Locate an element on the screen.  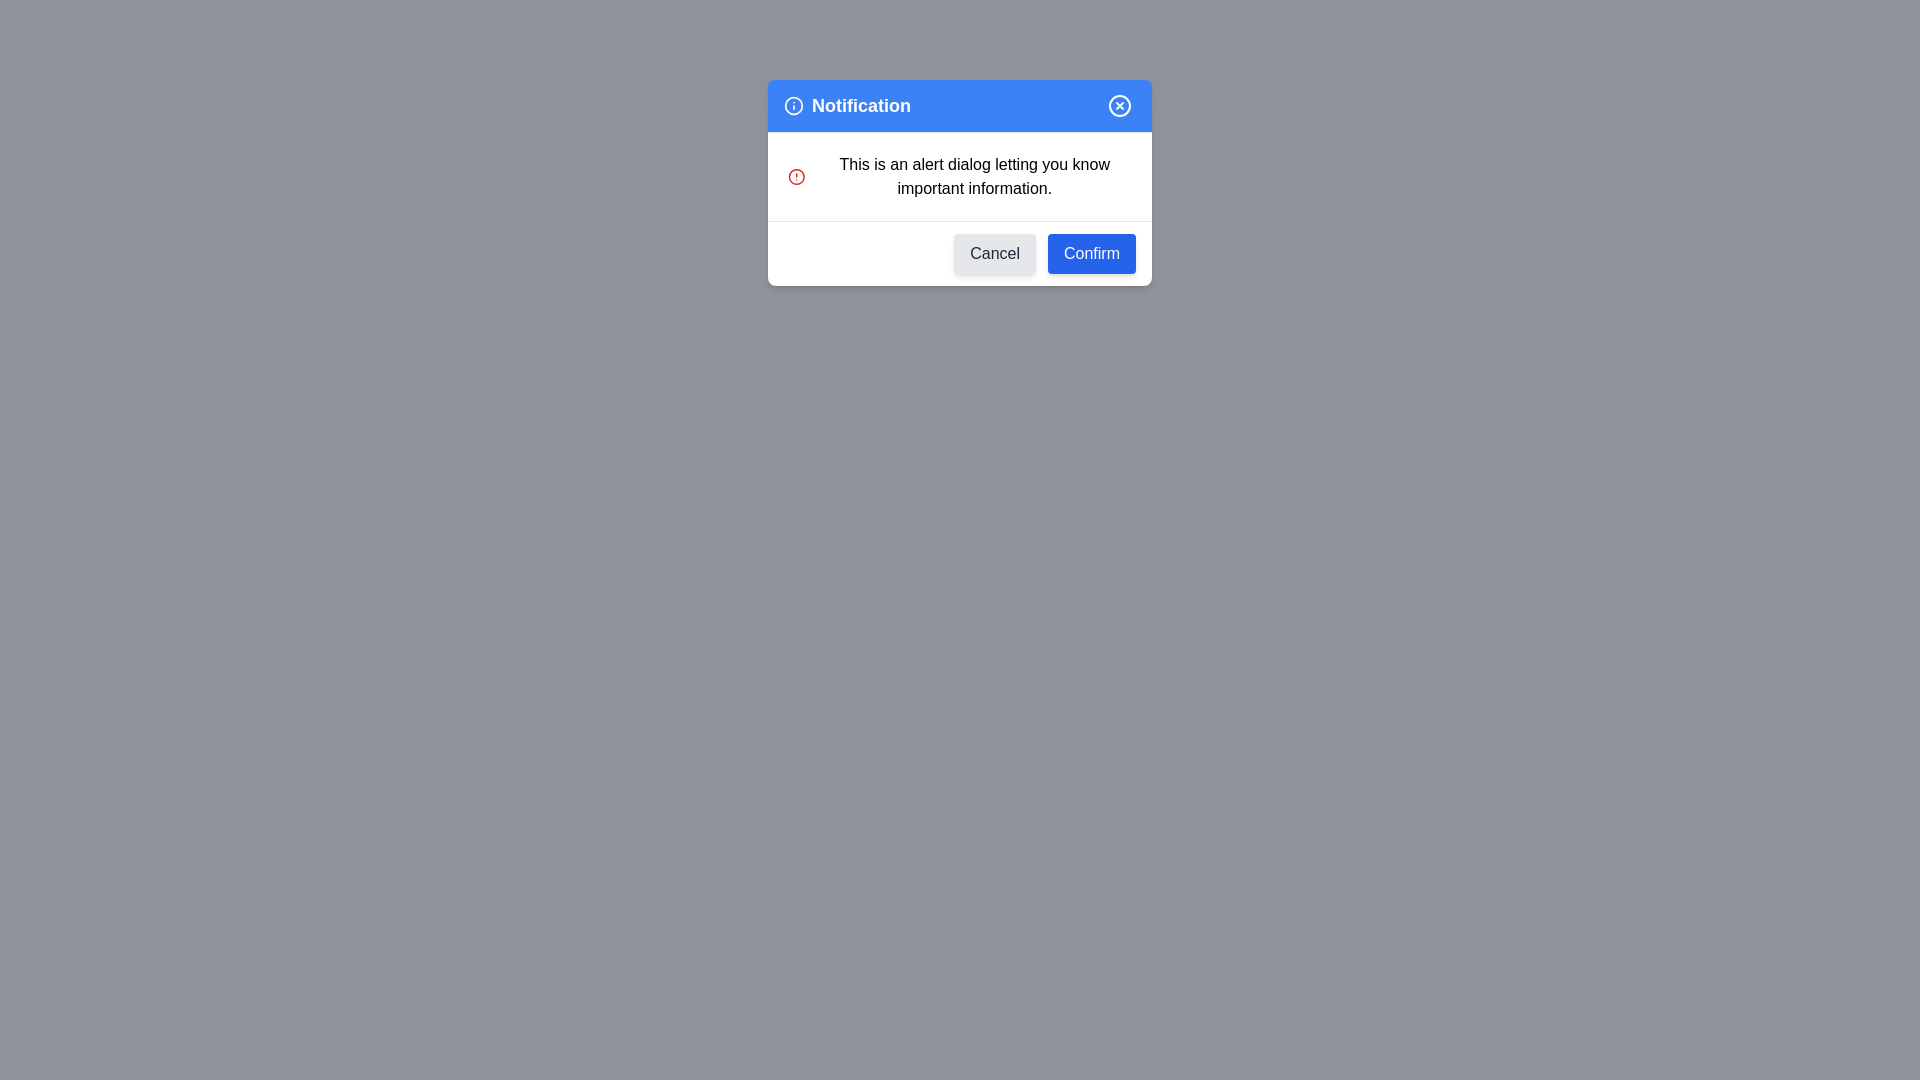
the circular close button with an 'X' icon located at the top-right corner of the blue header bar labeled 'Notification' is located at coordinates (1118, 105).